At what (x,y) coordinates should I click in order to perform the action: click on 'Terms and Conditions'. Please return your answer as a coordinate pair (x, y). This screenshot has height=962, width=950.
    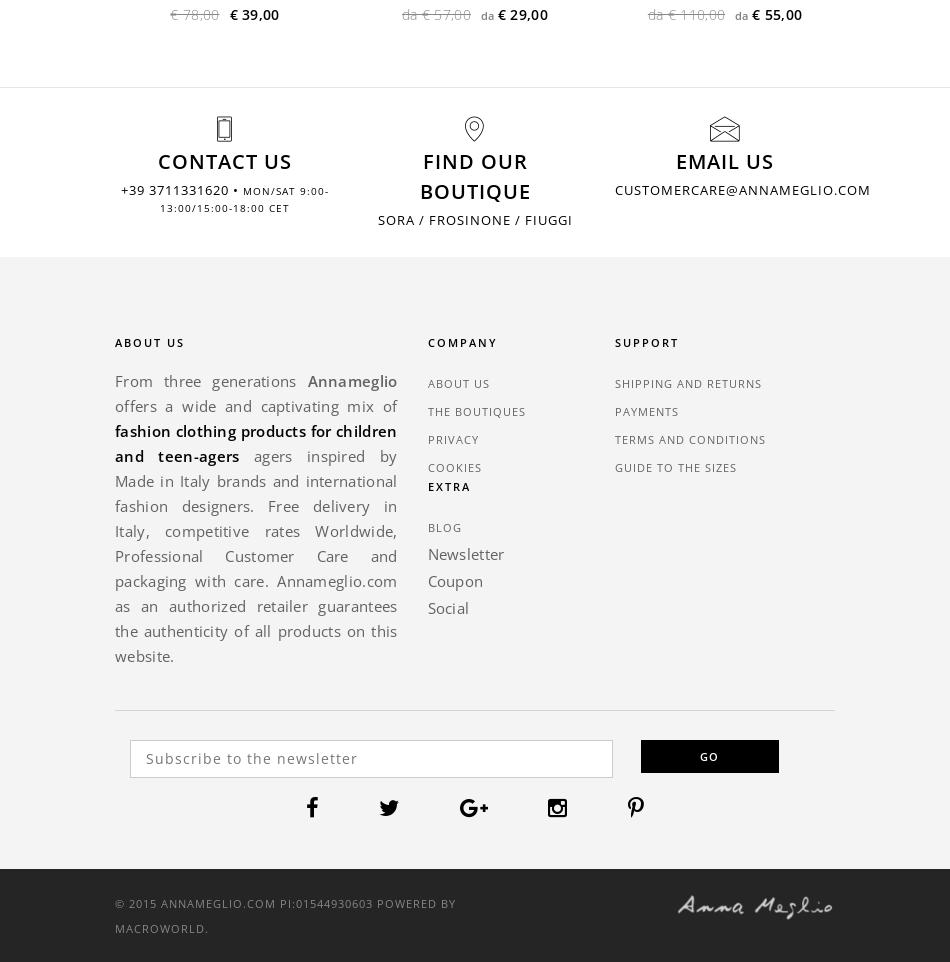
    Looking at the image, I should click on (690, 438).